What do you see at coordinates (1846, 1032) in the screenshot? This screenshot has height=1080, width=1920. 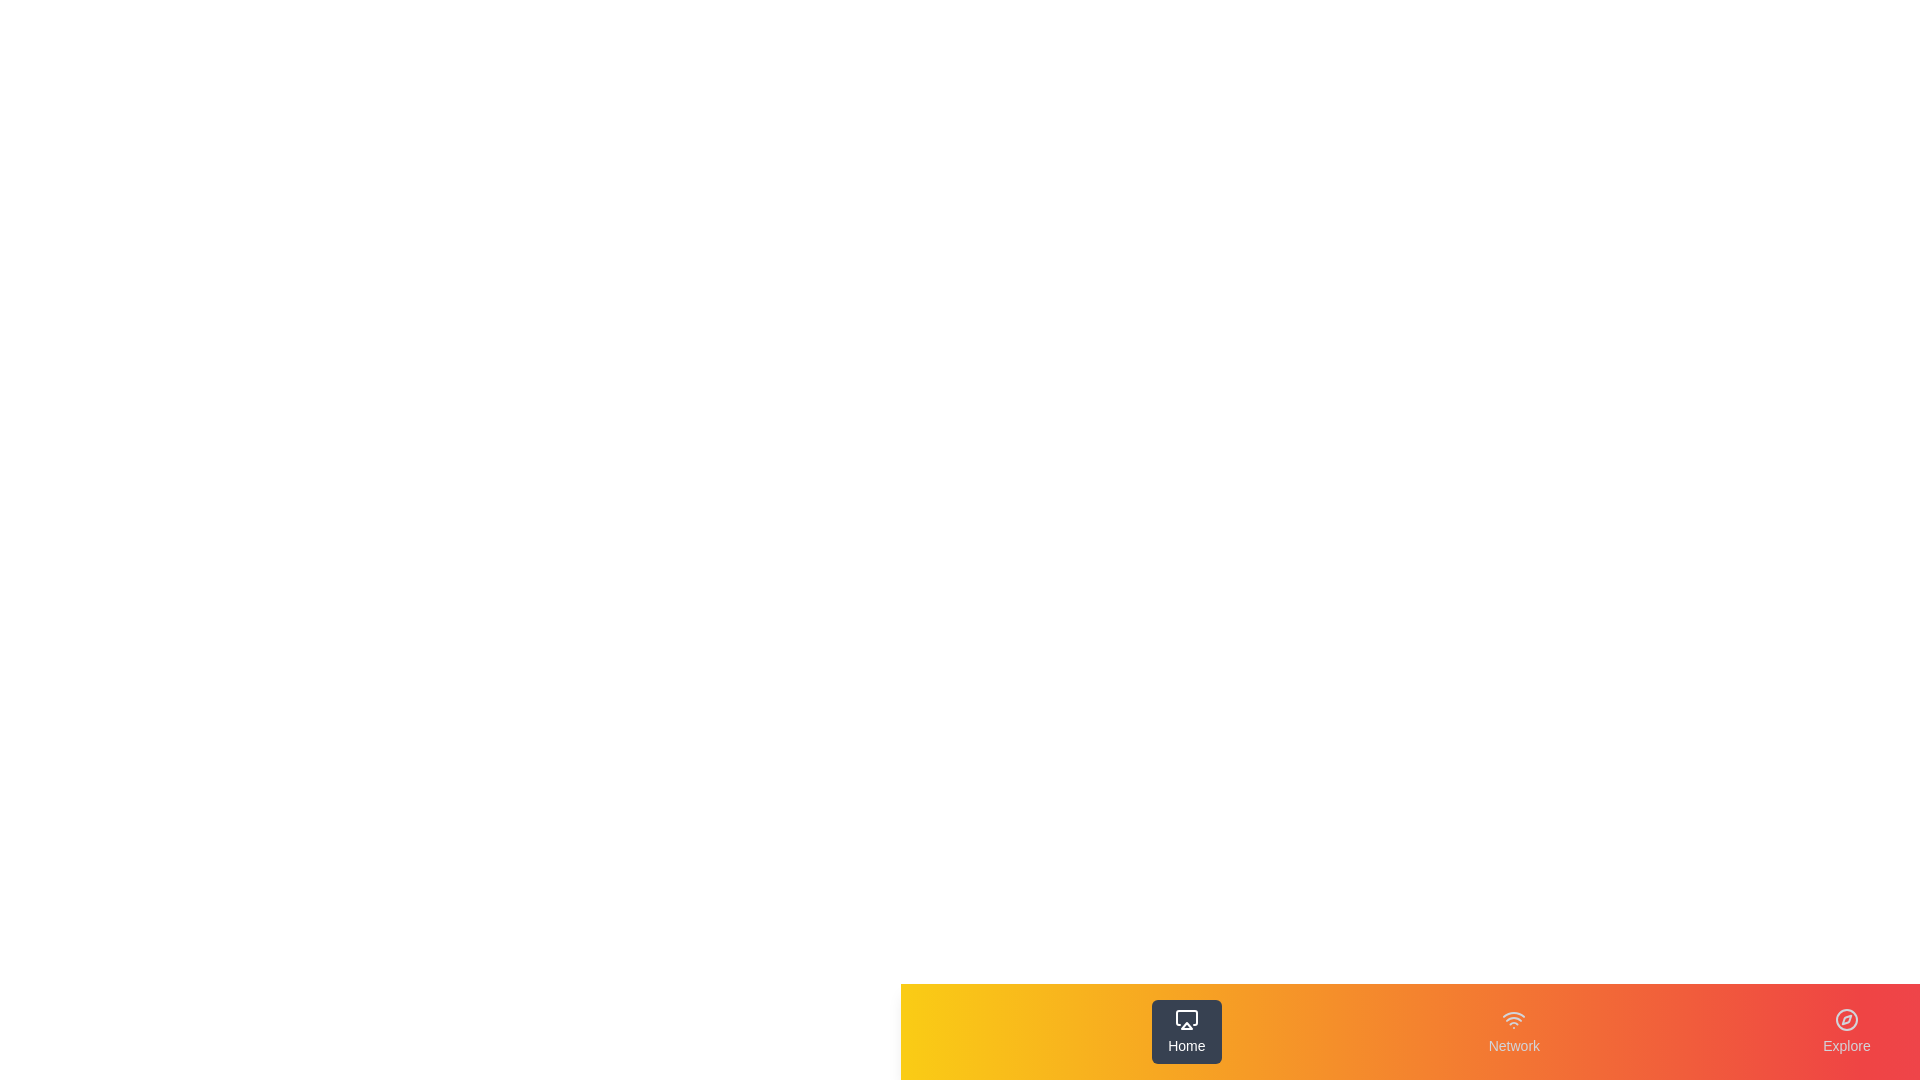 I see `the Explore tab by clicking on its respective button` at bounding box center [1846, 1032].